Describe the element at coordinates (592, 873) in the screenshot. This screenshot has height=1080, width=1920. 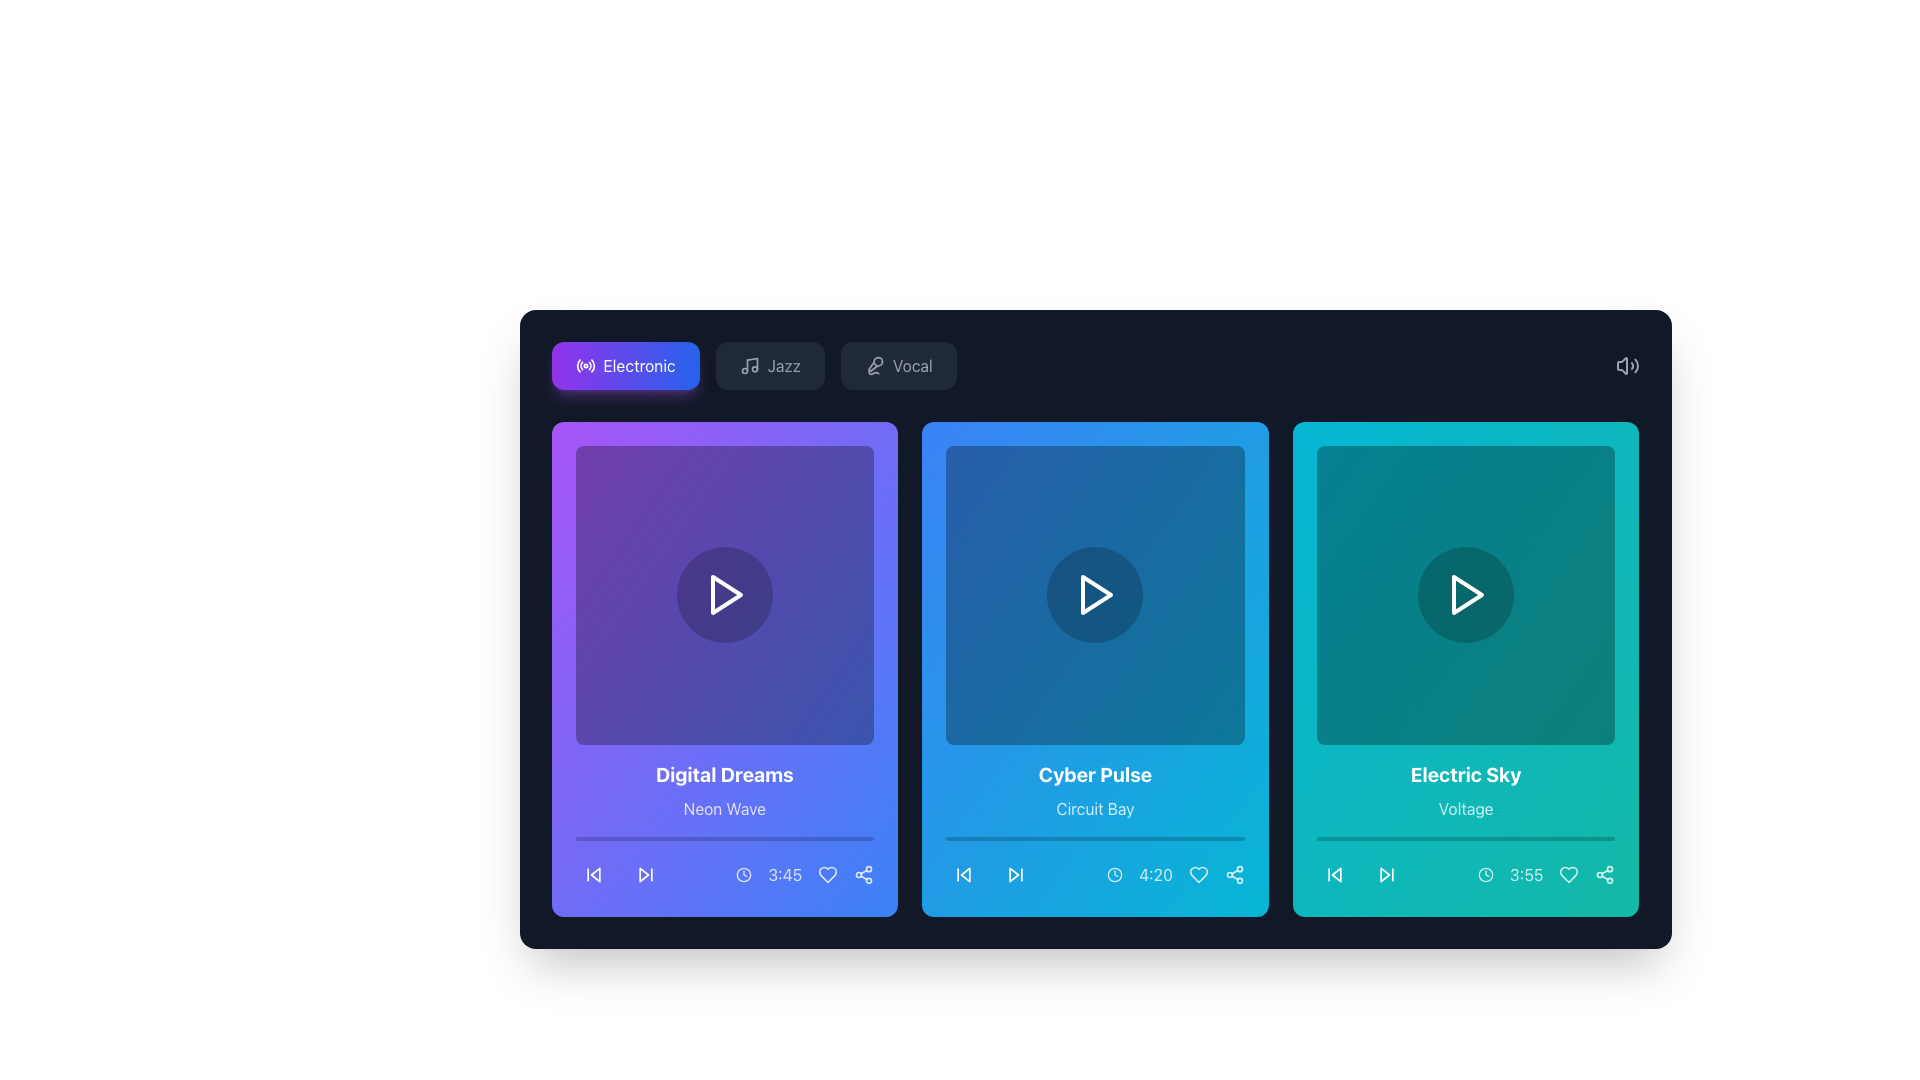
I see `the leftmost button in the media control panel to skip back to the previous track, which is located directly below the 'Digital Dreams' and 'Neon Wave' card` at that location.